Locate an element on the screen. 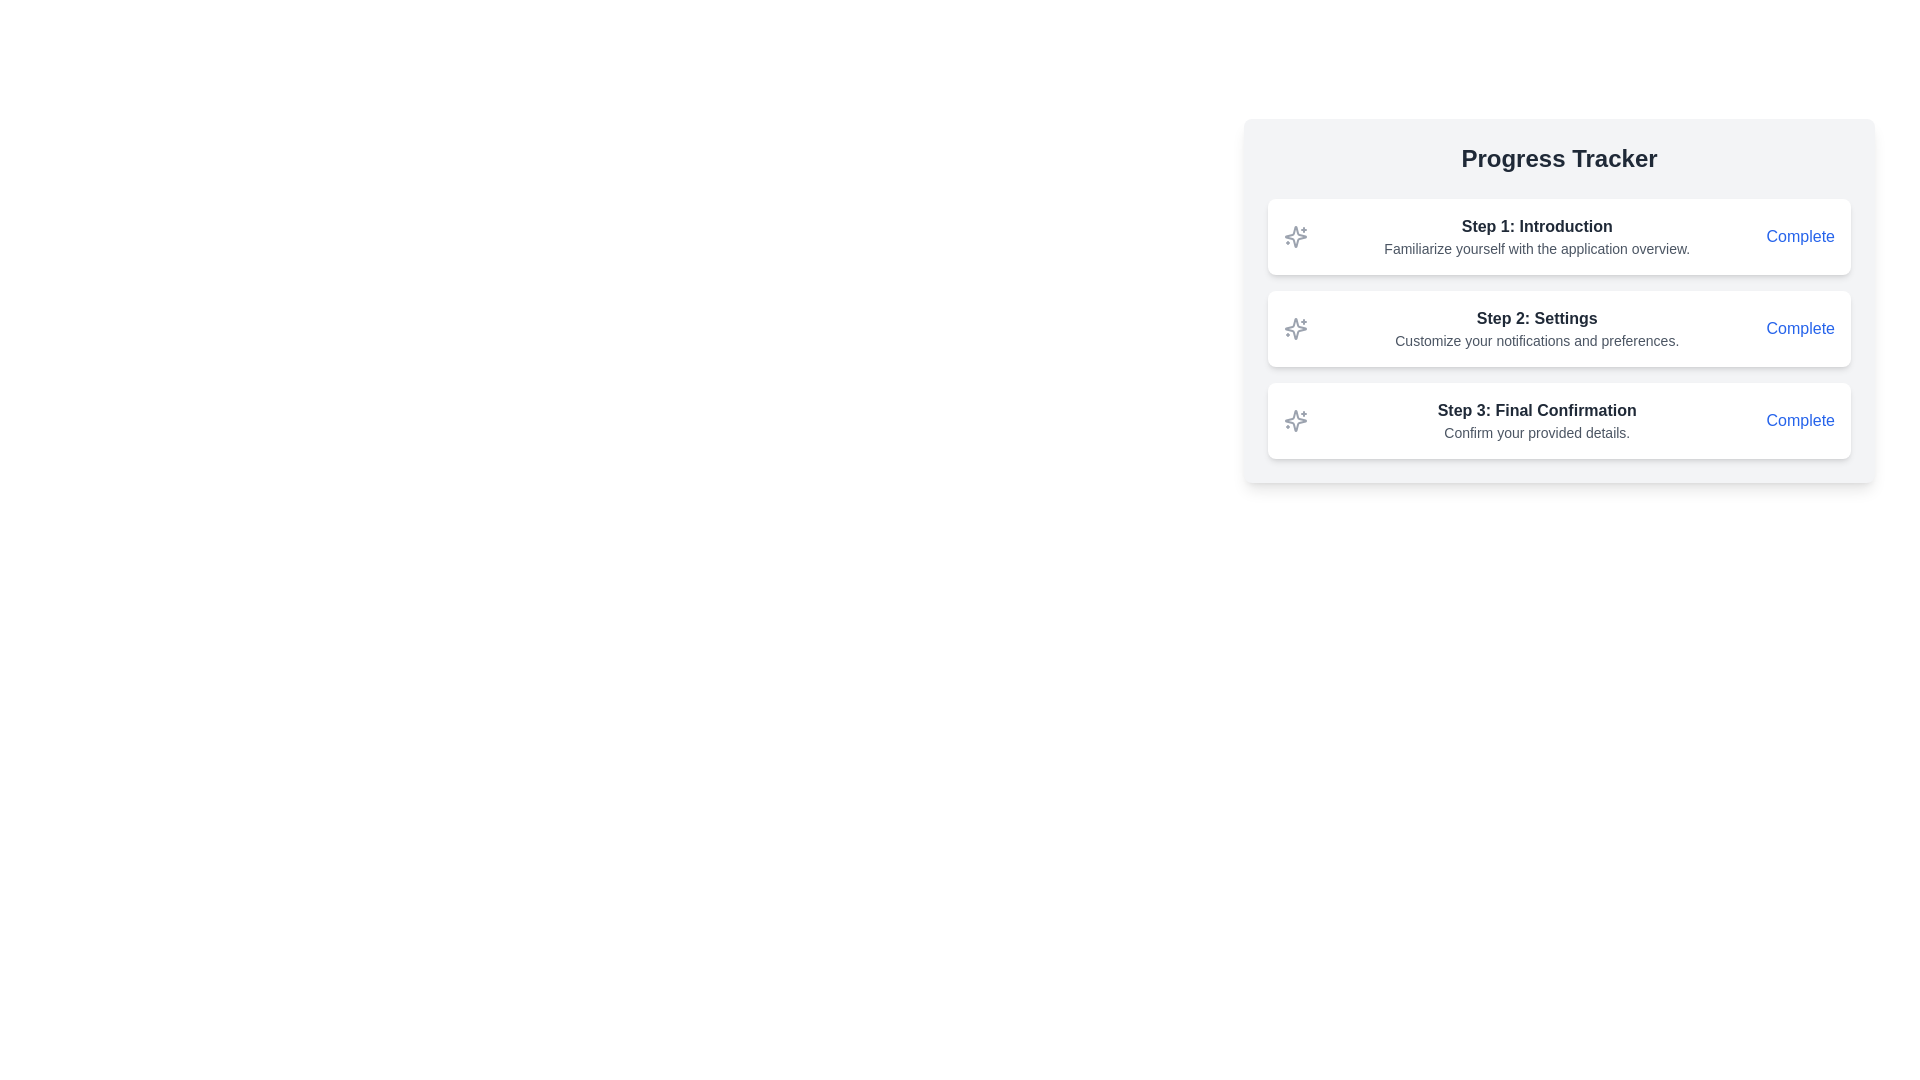 This screenshot has height=1080, width=1920. the clickable text 'Complete' displayed in blue with an underline that appears on hover, located to the far right of the progress tracker card following the description text 'Customize your notifications and preferences.' is located at coordinates (1800, 327).